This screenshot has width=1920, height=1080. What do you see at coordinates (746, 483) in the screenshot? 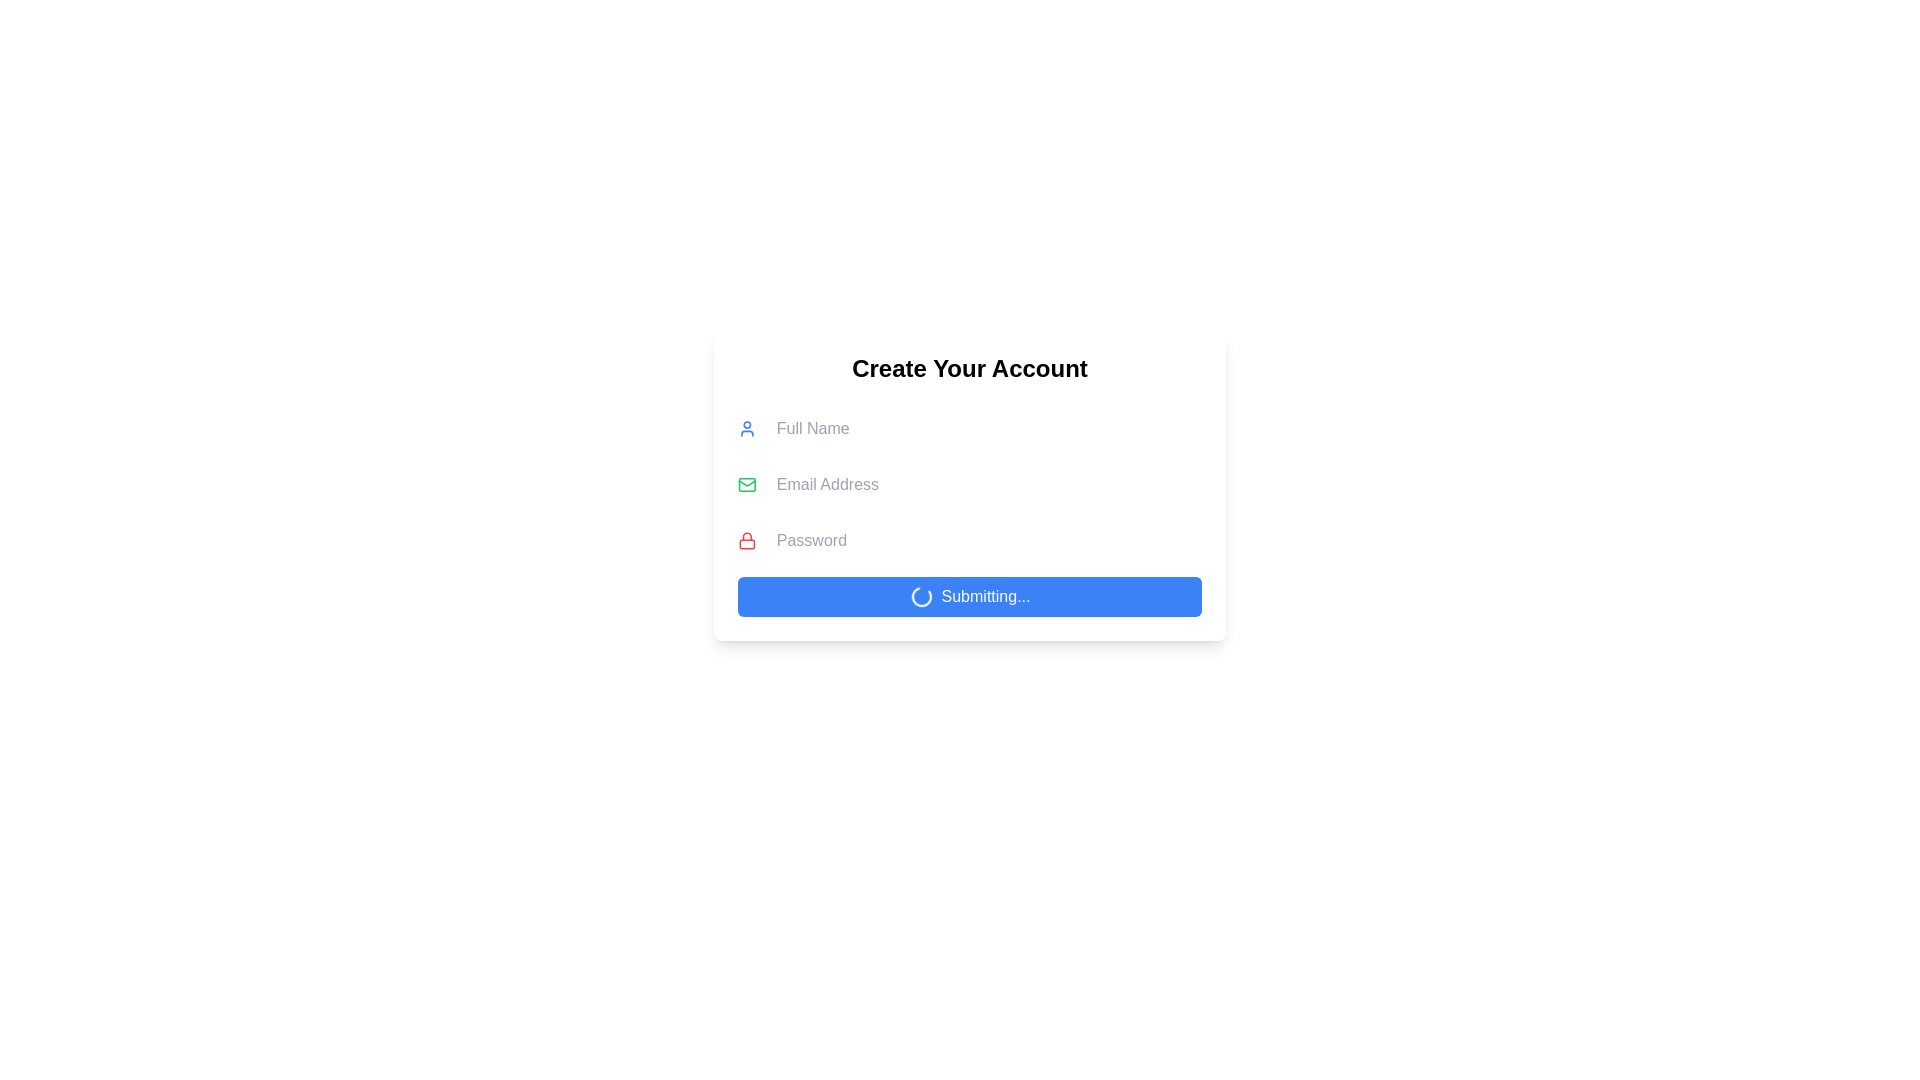
I see `the triangular-shaped icon resembling the flap of an envelope, which is part of the email icon located in the second row of the email address entry form` at bounding box center [746, 483].